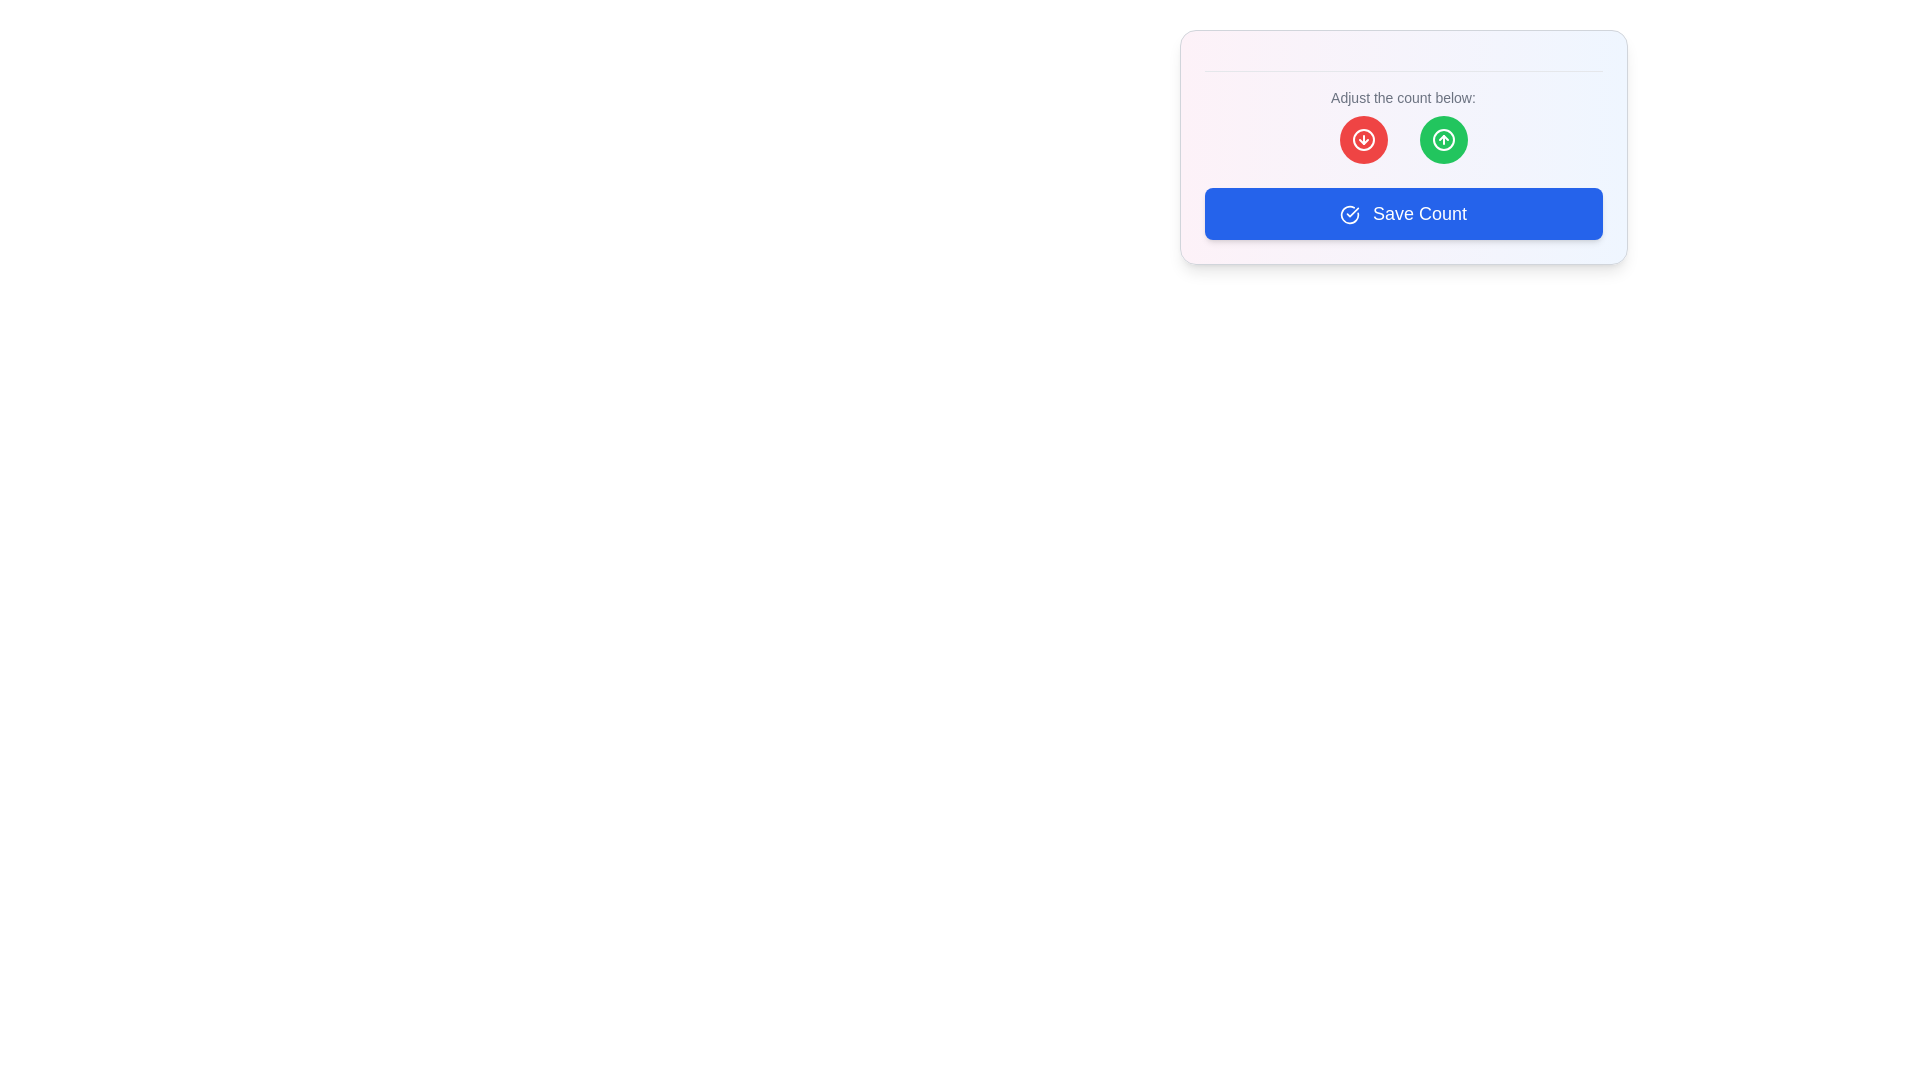 The image size is (1920, 1080). What do you see at coordinates (1443, 138) in the screenshot?
I see `the SVG circle element with a radius of 10 units, which is part of an icon located in the upper section of the panel labeled 'Adjust the count below:'` at bounding box center [1443, 138].